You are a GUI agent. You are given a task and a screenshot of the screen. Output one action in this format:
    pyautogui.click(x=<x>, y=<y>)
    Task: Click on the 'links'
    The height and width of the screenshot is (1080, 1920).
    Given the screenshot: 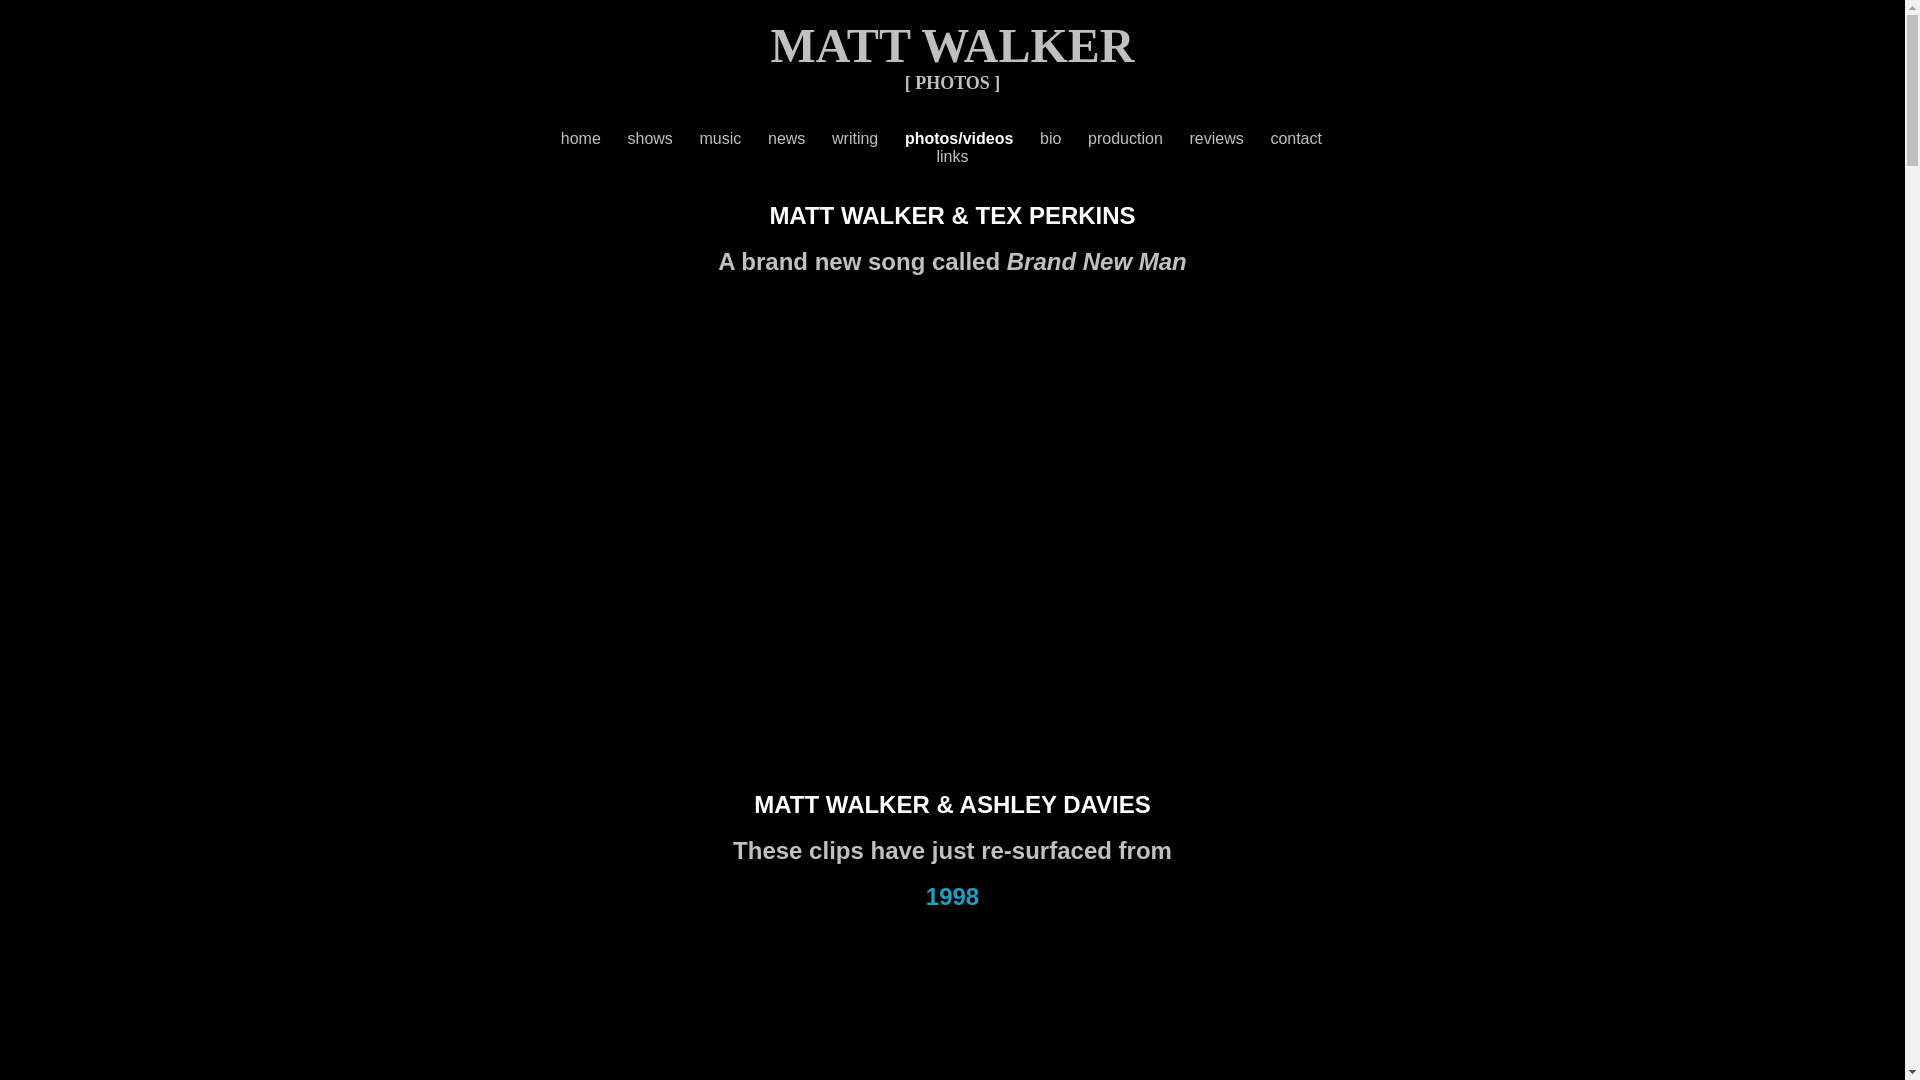 What is the action you would take?
    pyautogui.click(x=950, y=155)
    